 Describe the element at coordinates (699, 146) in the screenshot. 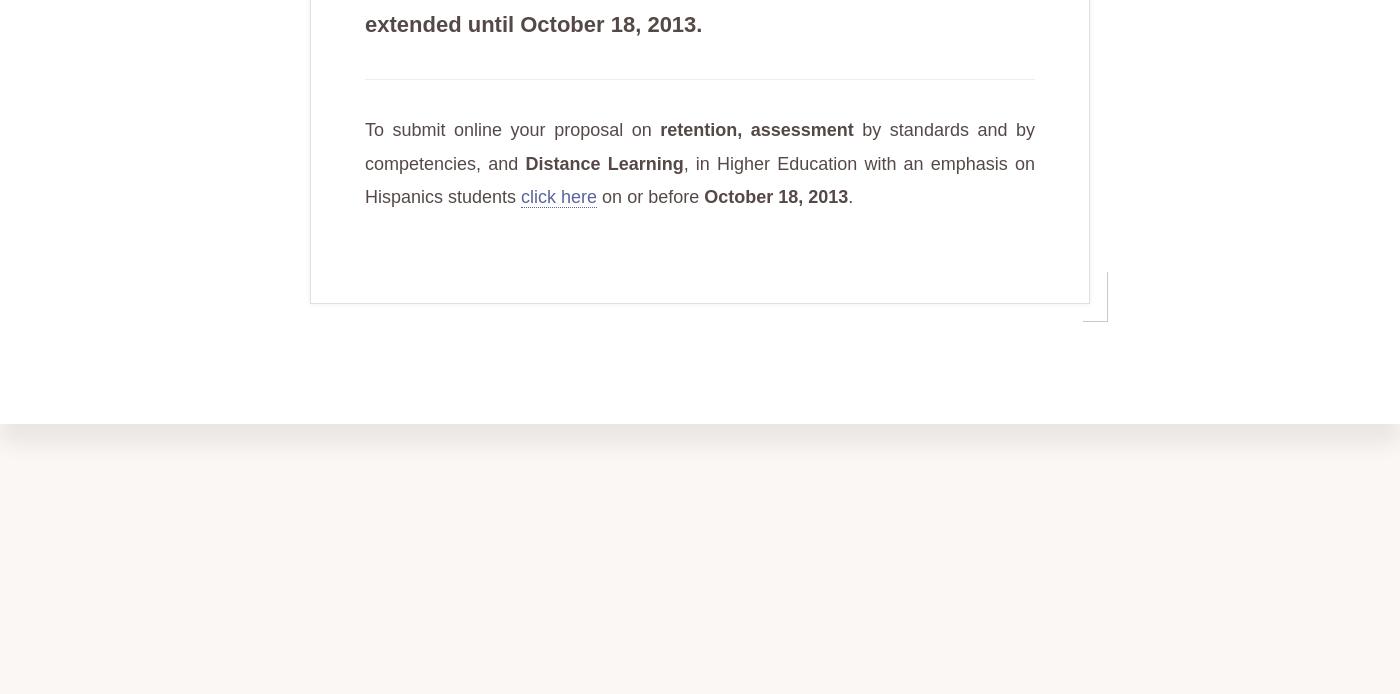

I see `'by standards and by competencies, and'` at that location.